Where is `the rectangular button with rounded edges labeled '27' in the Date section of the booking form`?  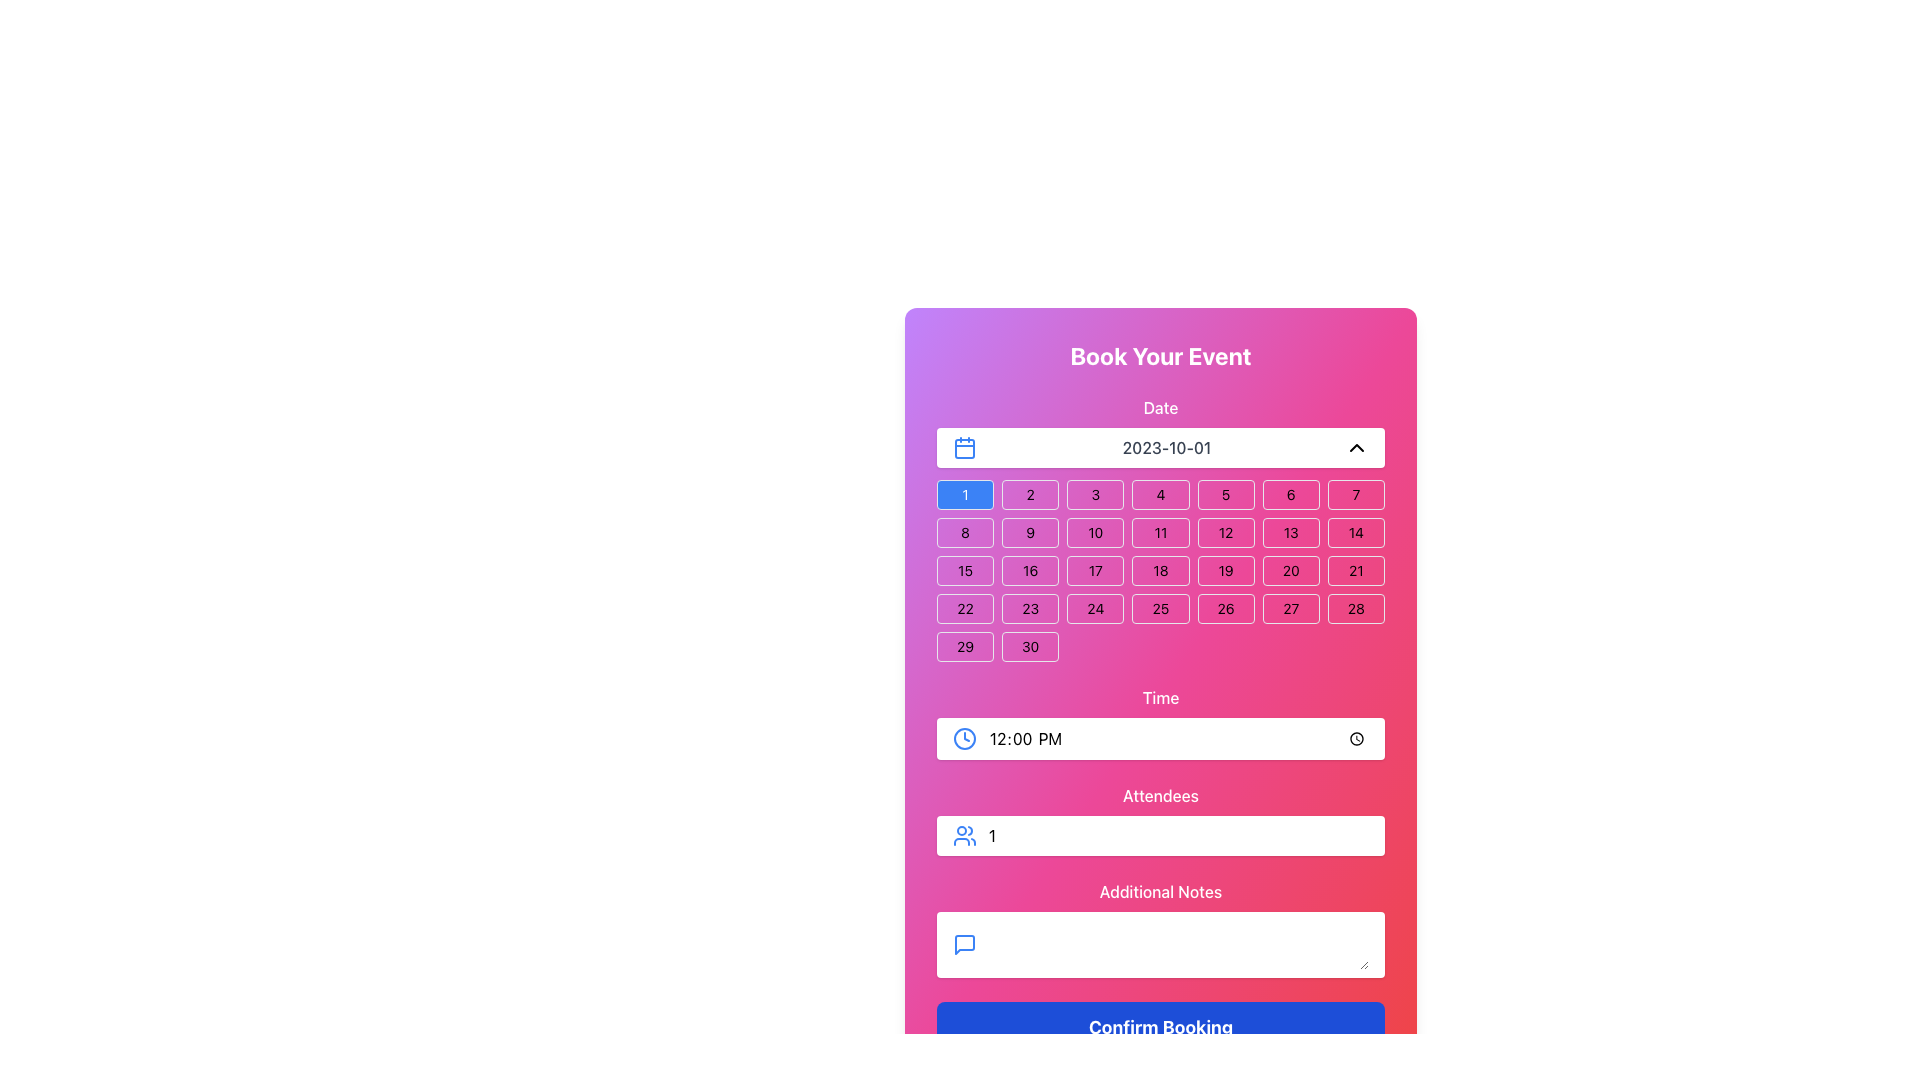
the rectangular button with rounded edges labeled '27' in the Date section of the booking form is located at coordinates (1291, 608).